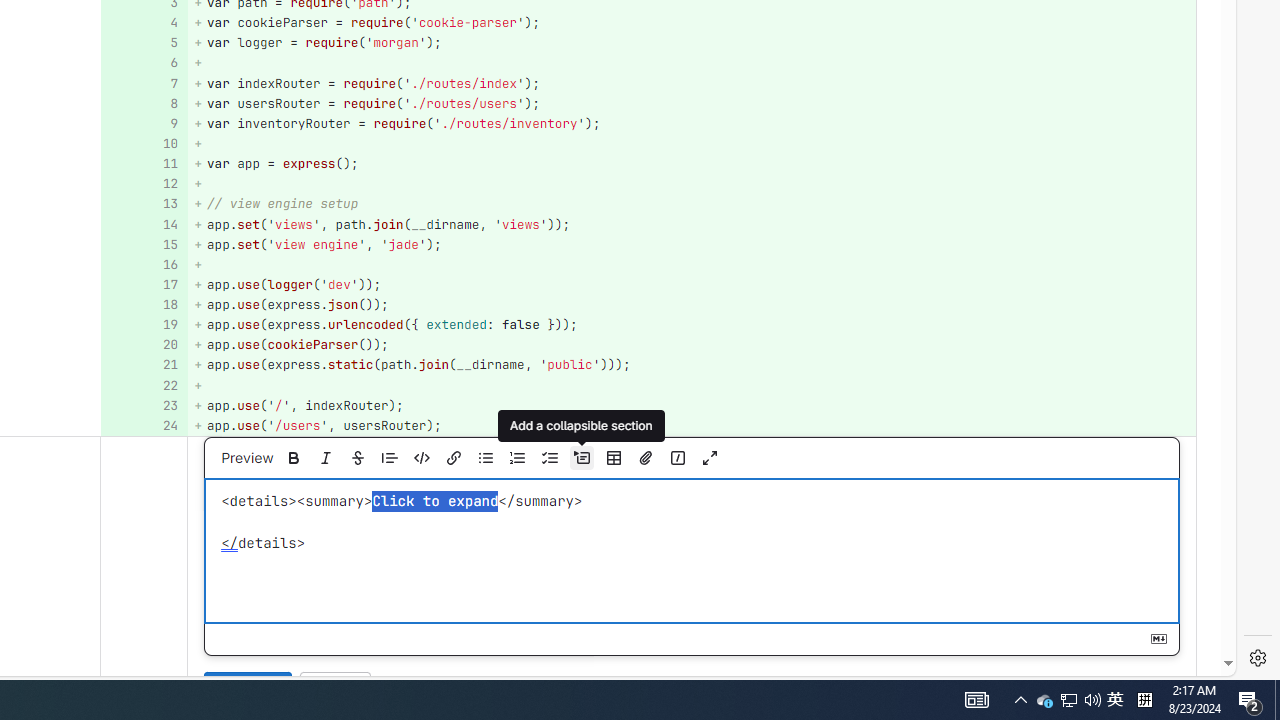  What do you see at coordinates (691, 82) in the screenshot?
I see `'+ var indexRouter = require('` at bounding box center [691, 82].